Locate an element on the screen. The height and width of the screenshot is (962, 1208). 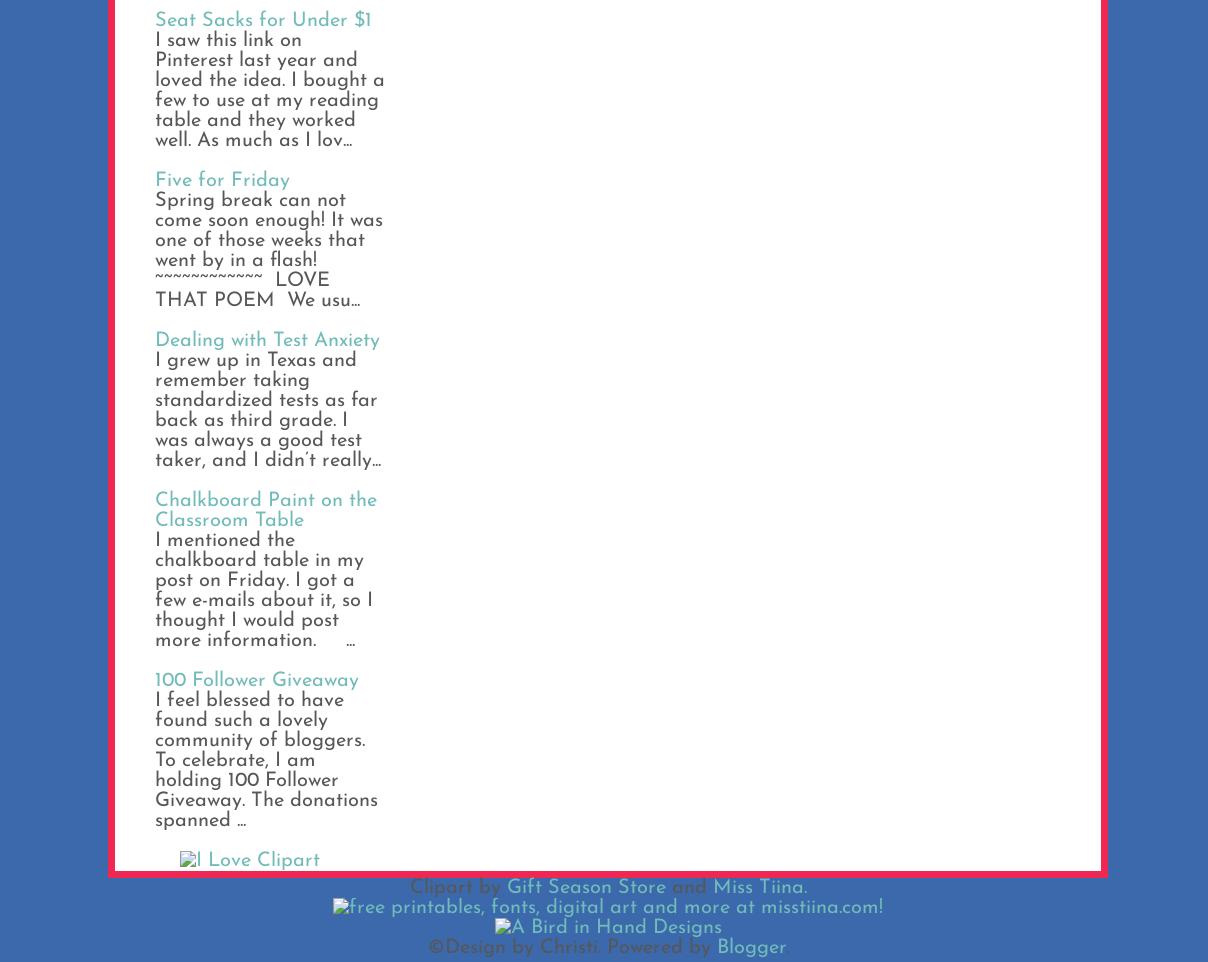
'100 Follower Giveaway' is located at coordinates (256, 679).